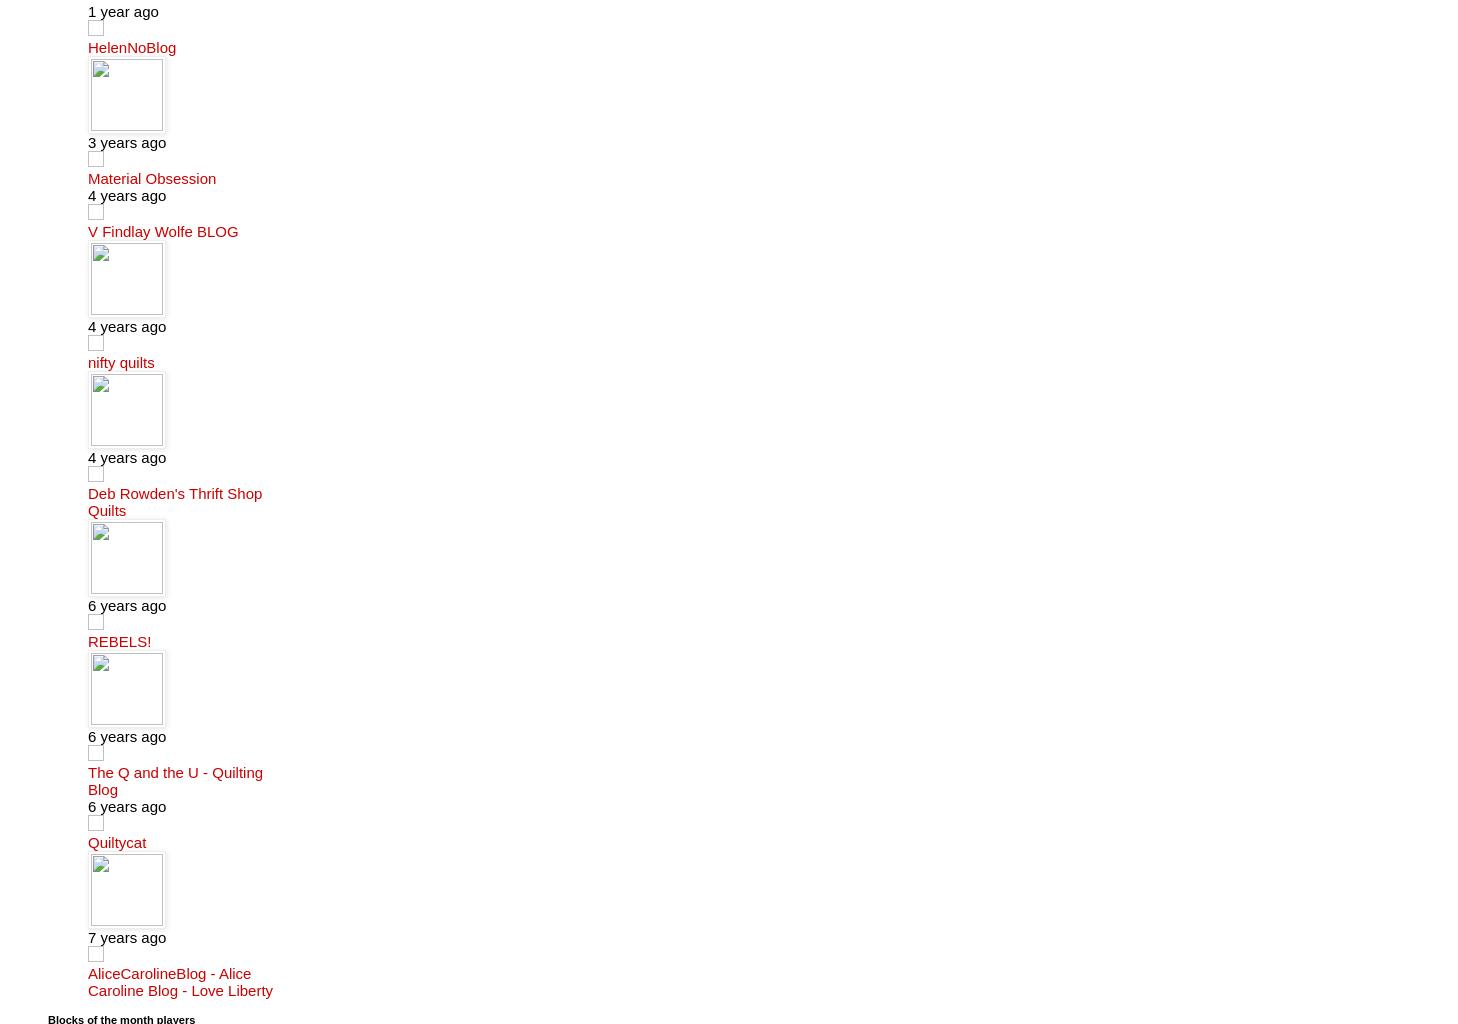 This screenshot has width=1458, height=1024. What do you see at coordinates (115, 840) in the screenshot?
I see `'Quiltycat'` at bounding box center [115, 840].